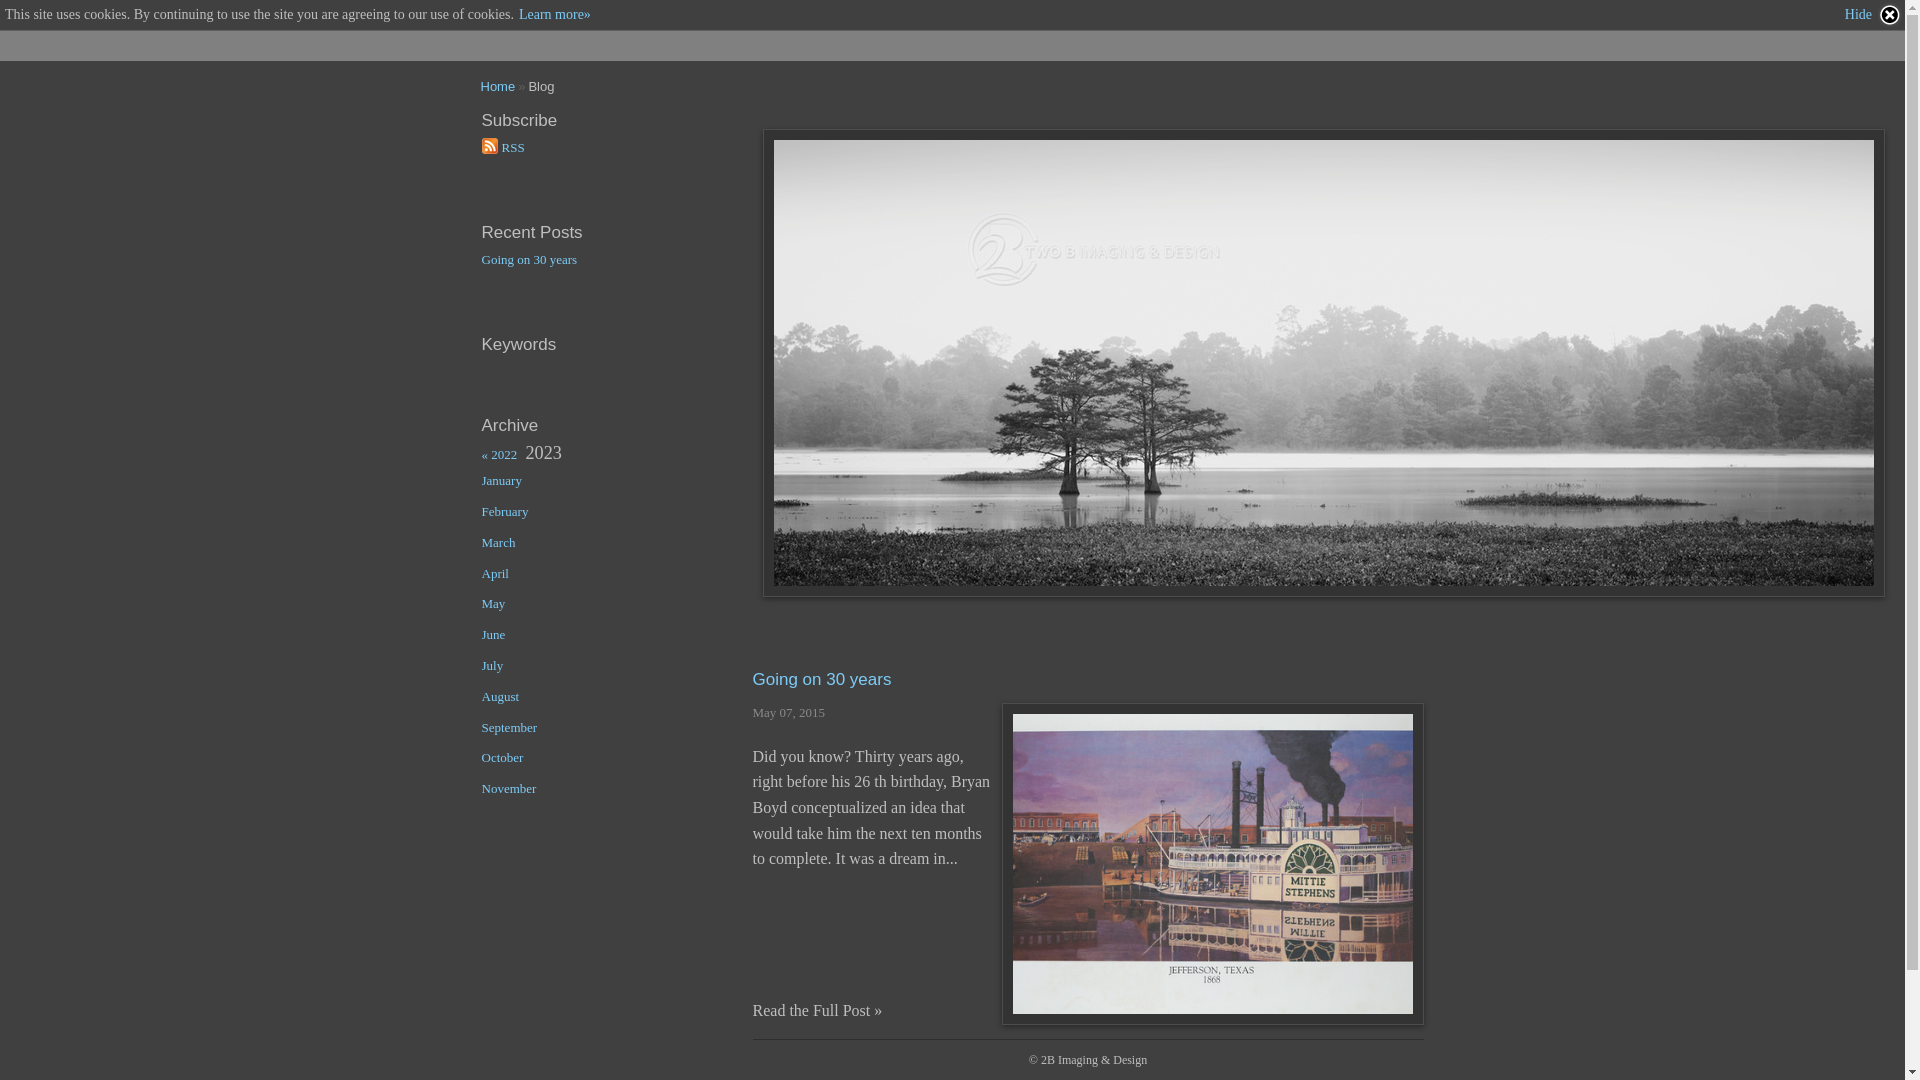  Describe the element at coordinates (1872, 15) in the screenshot. I see `'Hide'` at that location.